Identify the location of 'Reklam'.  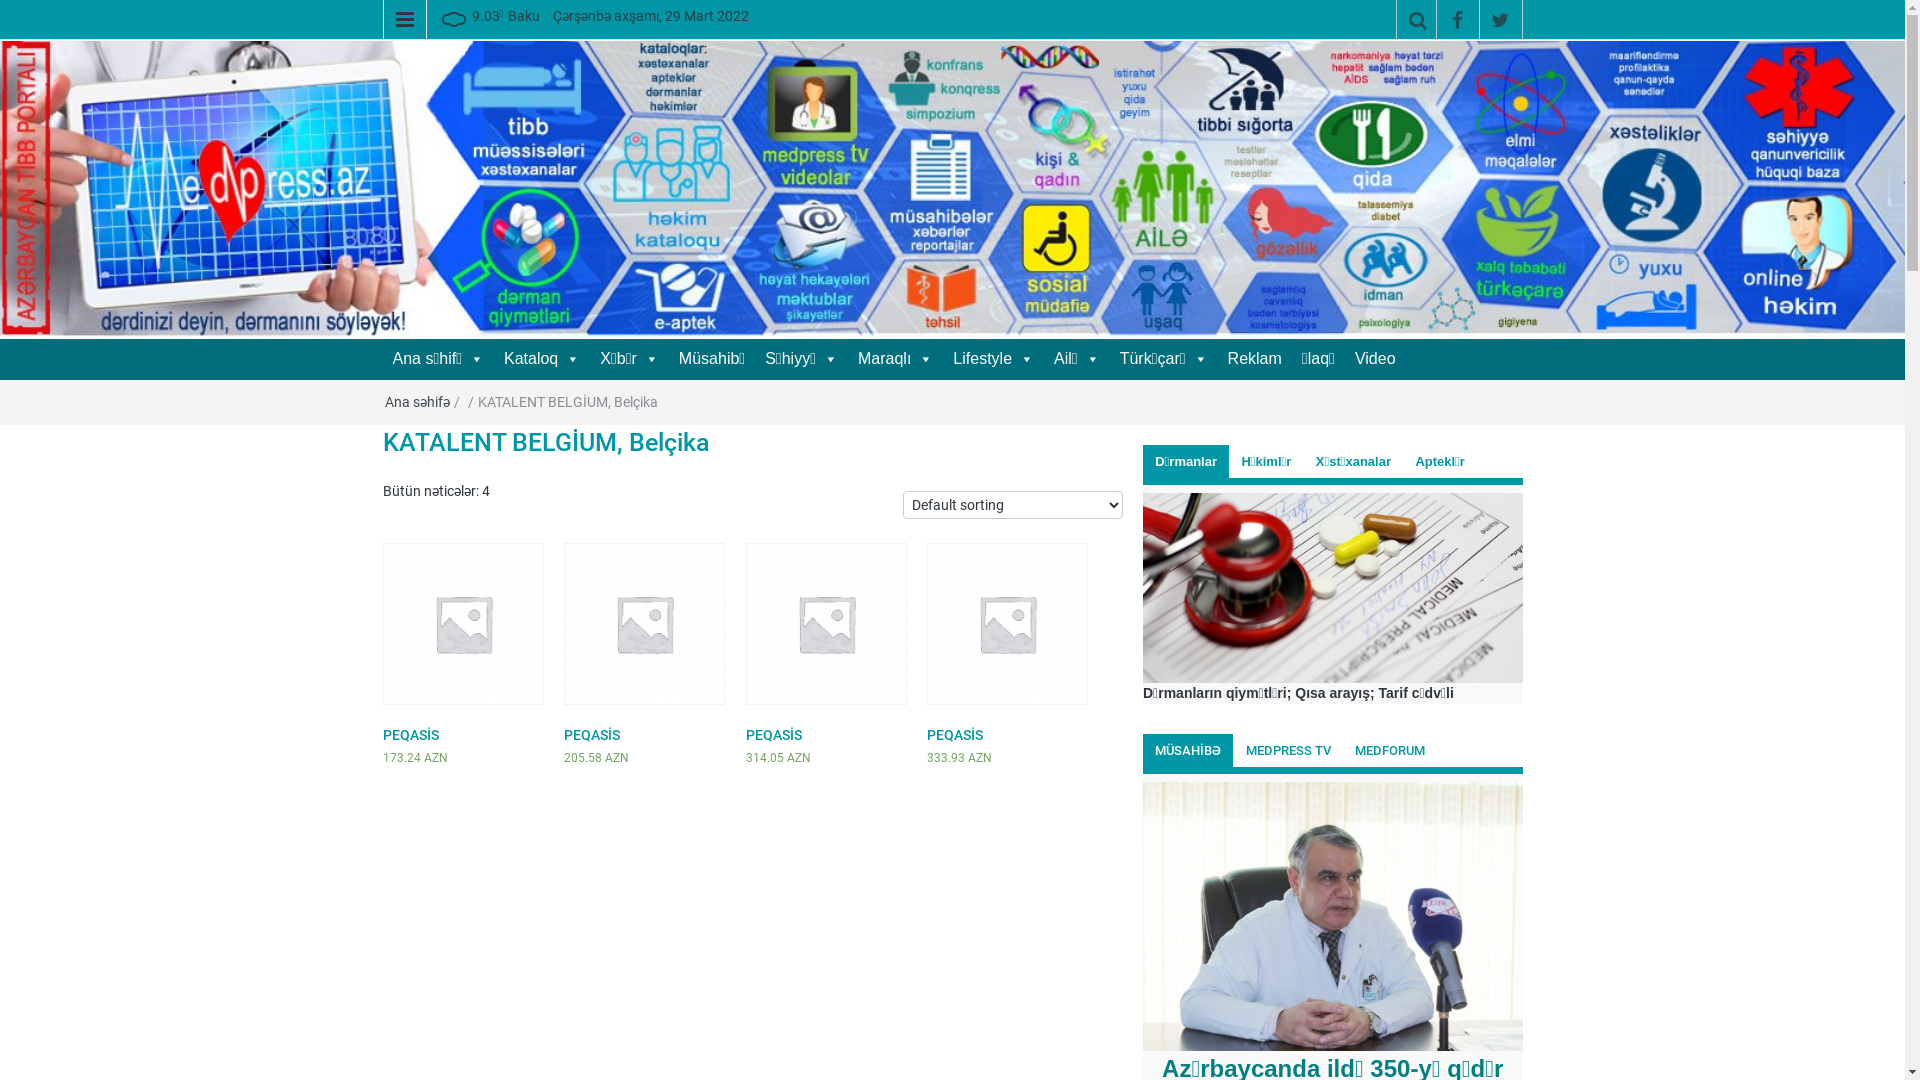
(1253, 357).